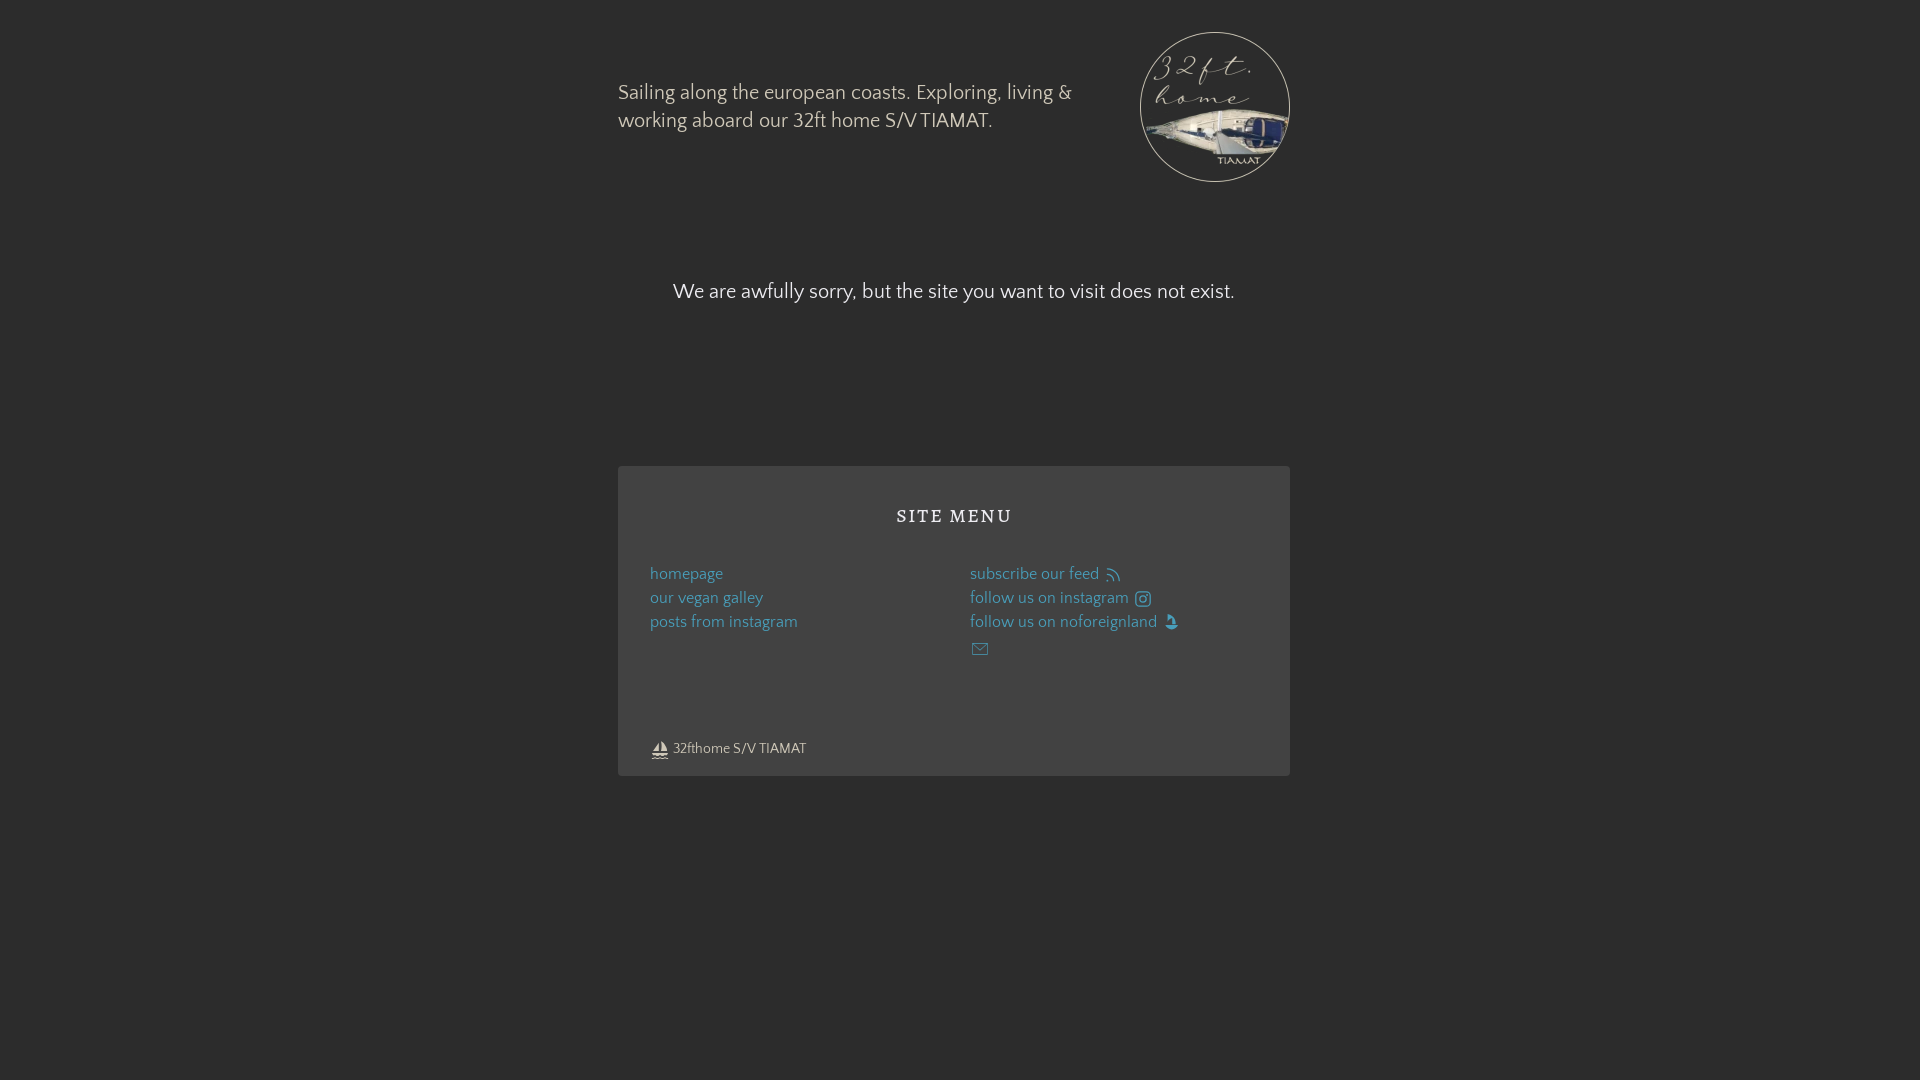  What do you see at coordinates (1112, 596) in the screenshot?
I see `'follow us on instagram'` at bounding box center [1112, 596].